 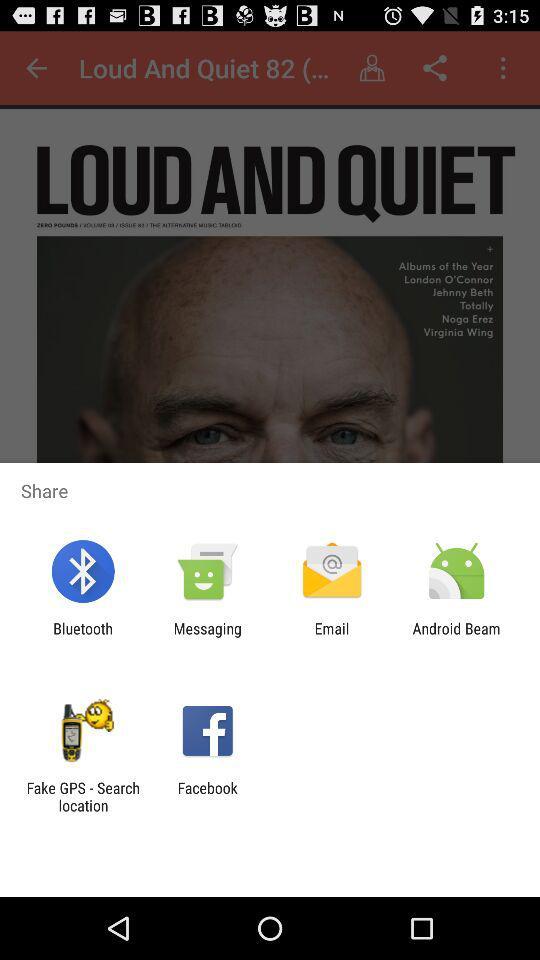 I want to click on the app to the right of fake gps search app, so click(x=206, y=796).